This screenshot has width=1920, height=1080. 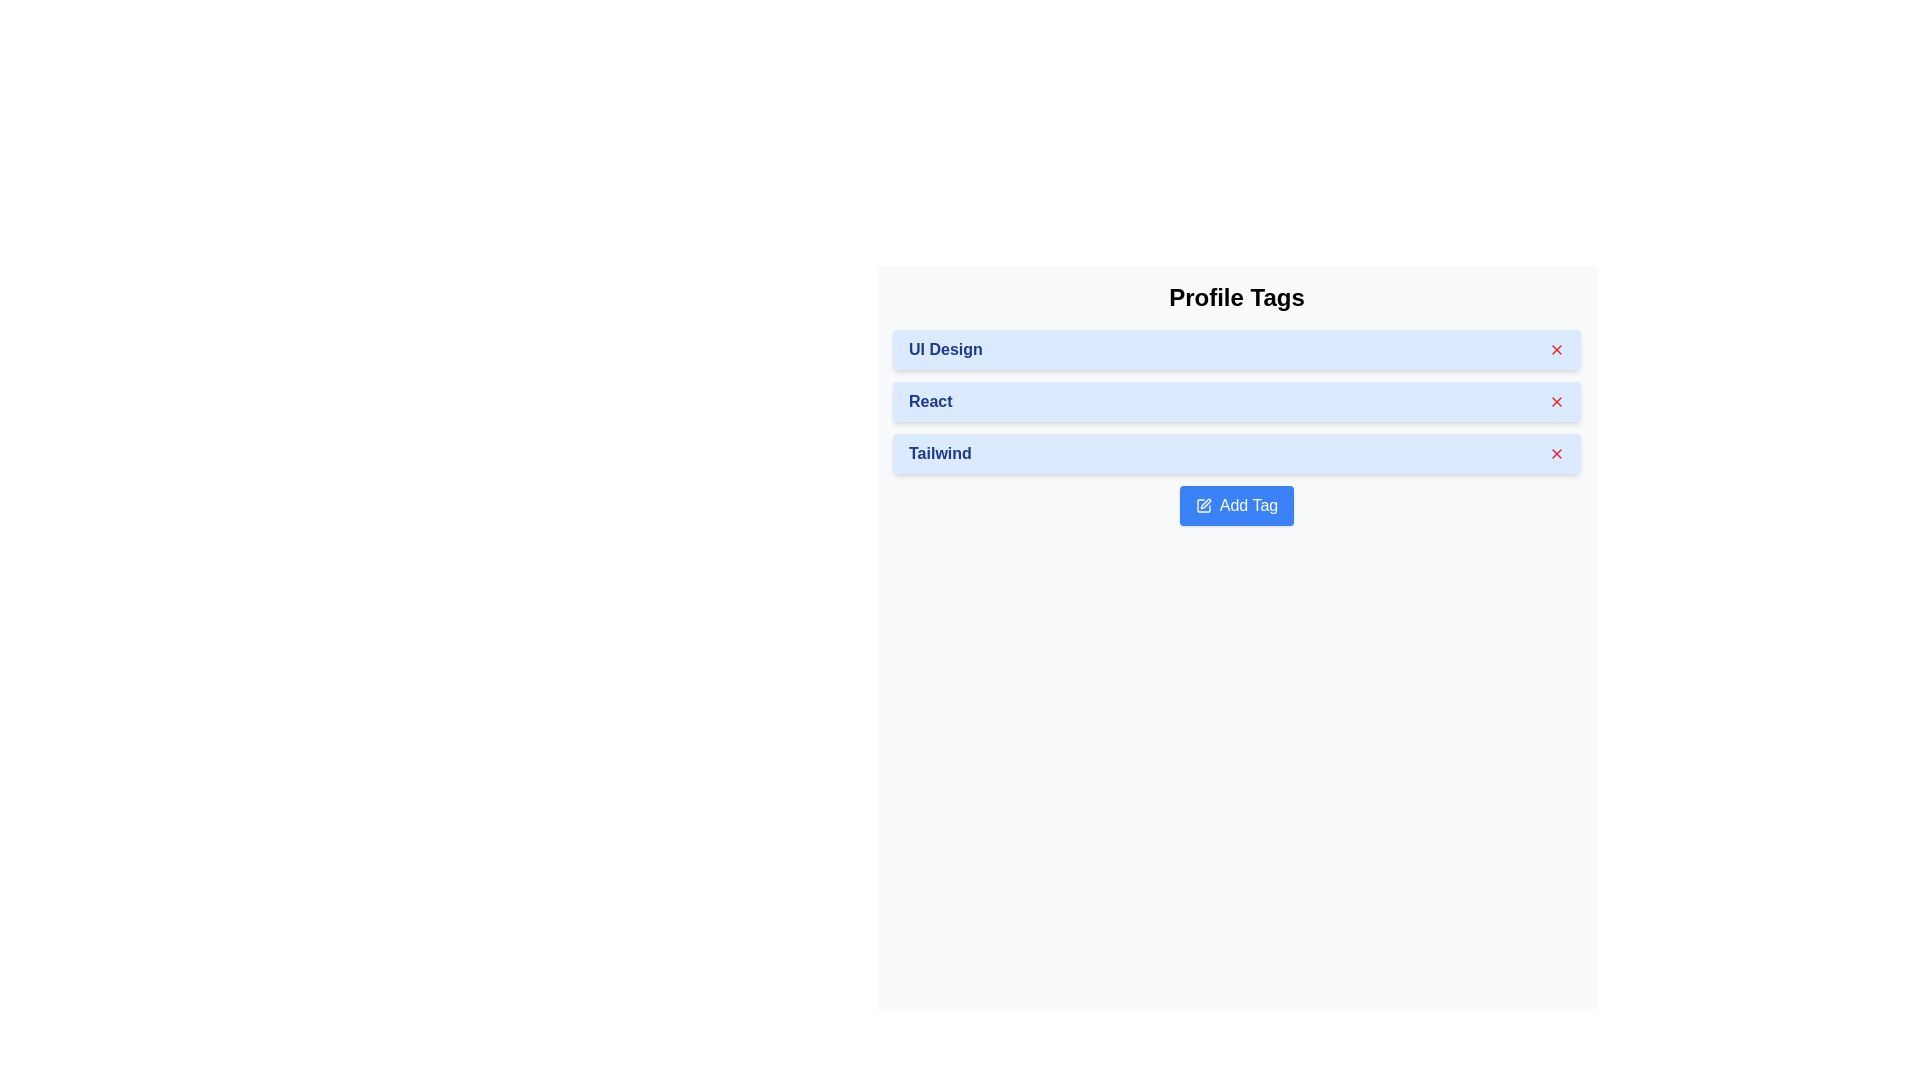 What do you see at coordinates (944, 349) in the screenshot?
I see `the 'UI Design' text label, which is styled in bold blue font and located on a light blue background within the first tag item under 'Profile Tags'` at bounding box center [944, 349].